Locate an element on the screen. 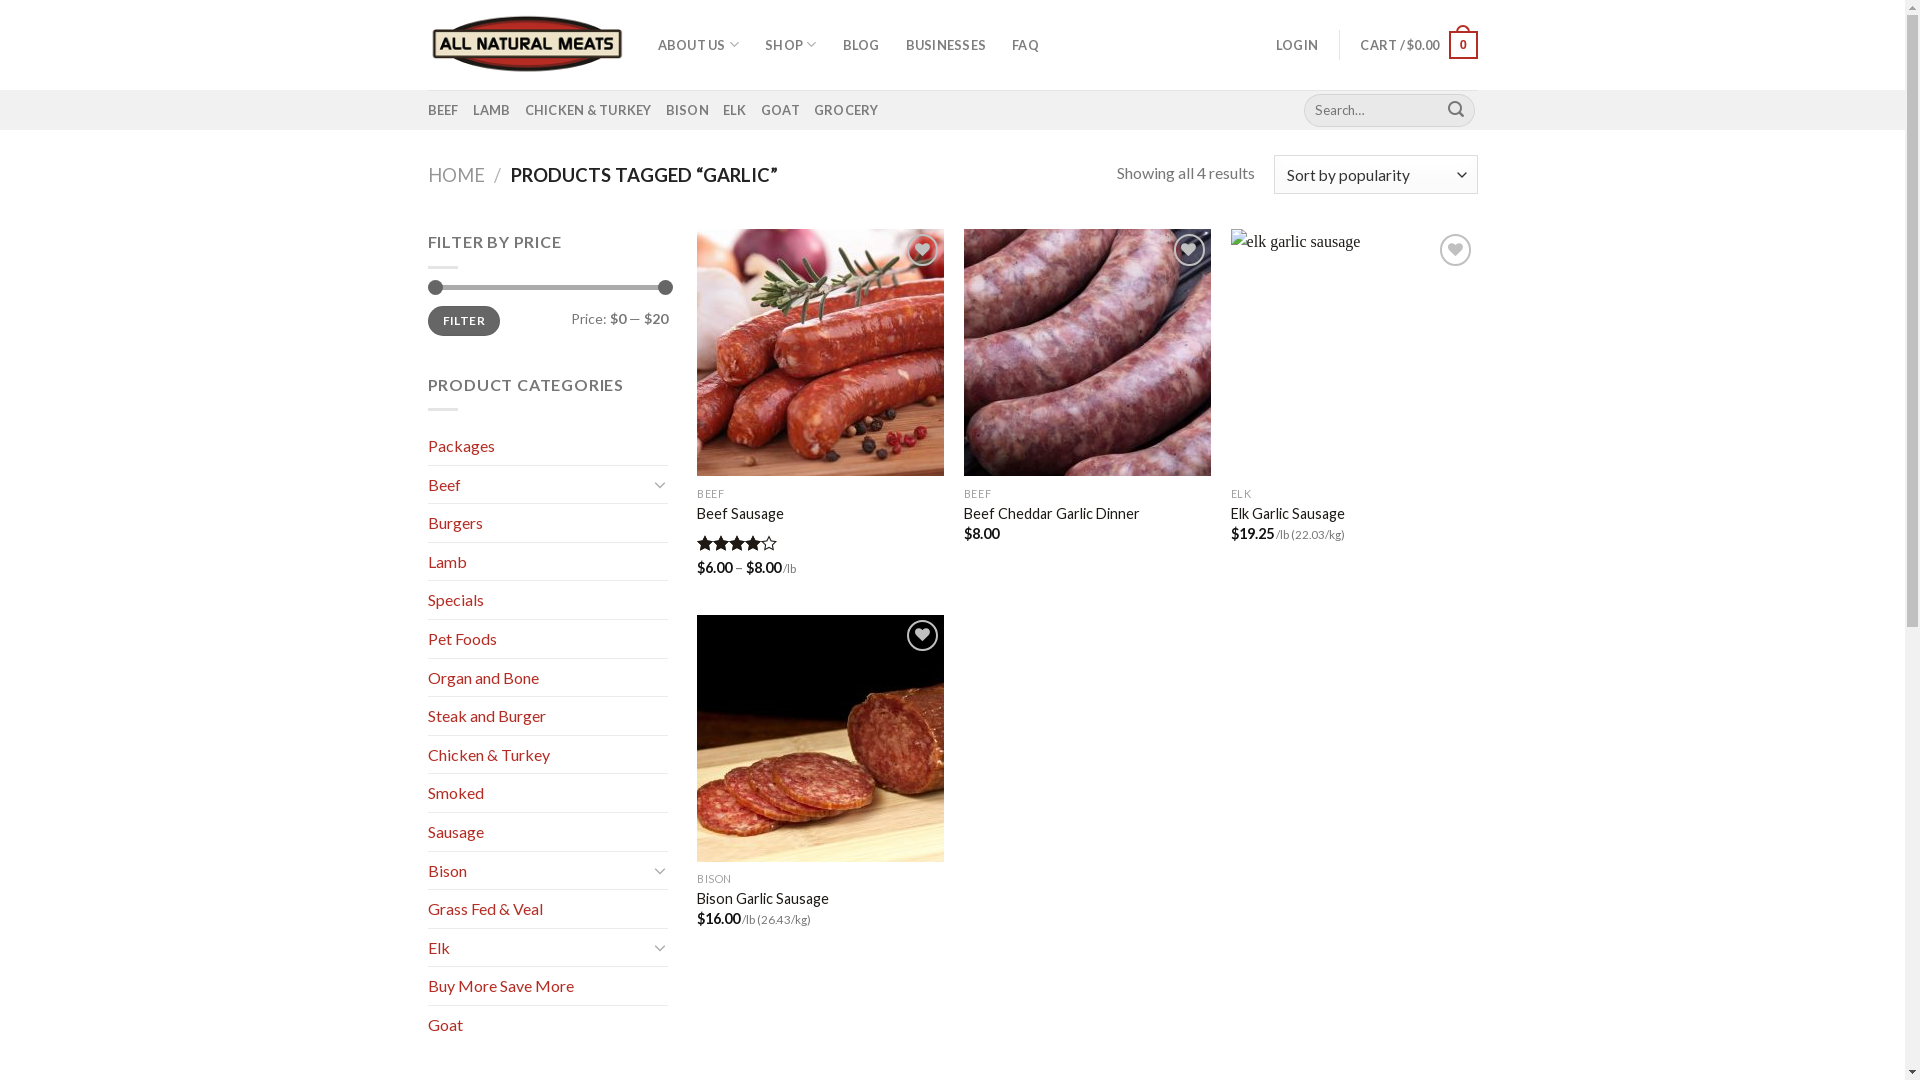 The height and width of the screenshot is (1080, 1920). 'FAQ' is located at coordinates (1025, 45).